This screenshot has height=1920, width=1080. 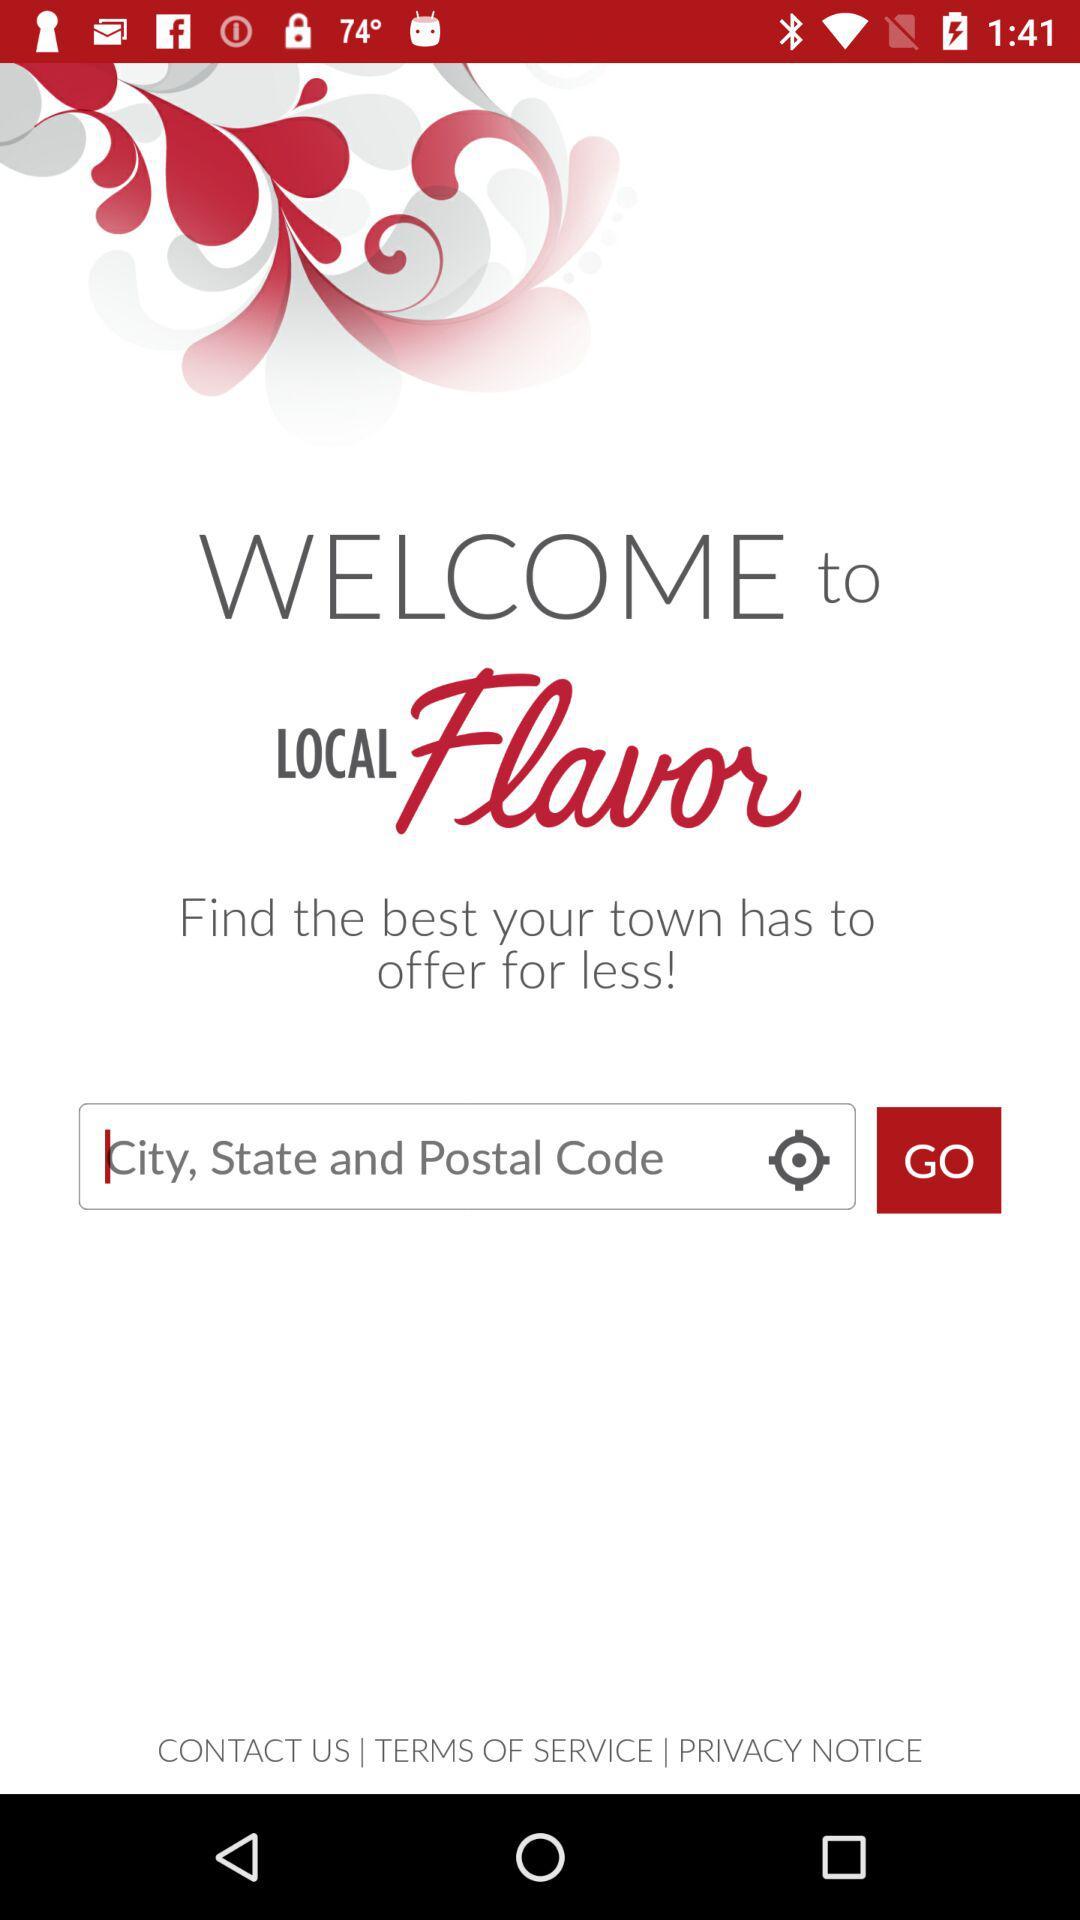 What do you see at coordinates (467, 1156) in the screenshot?
I see `letter typing` at bounding box center [467, 1156].